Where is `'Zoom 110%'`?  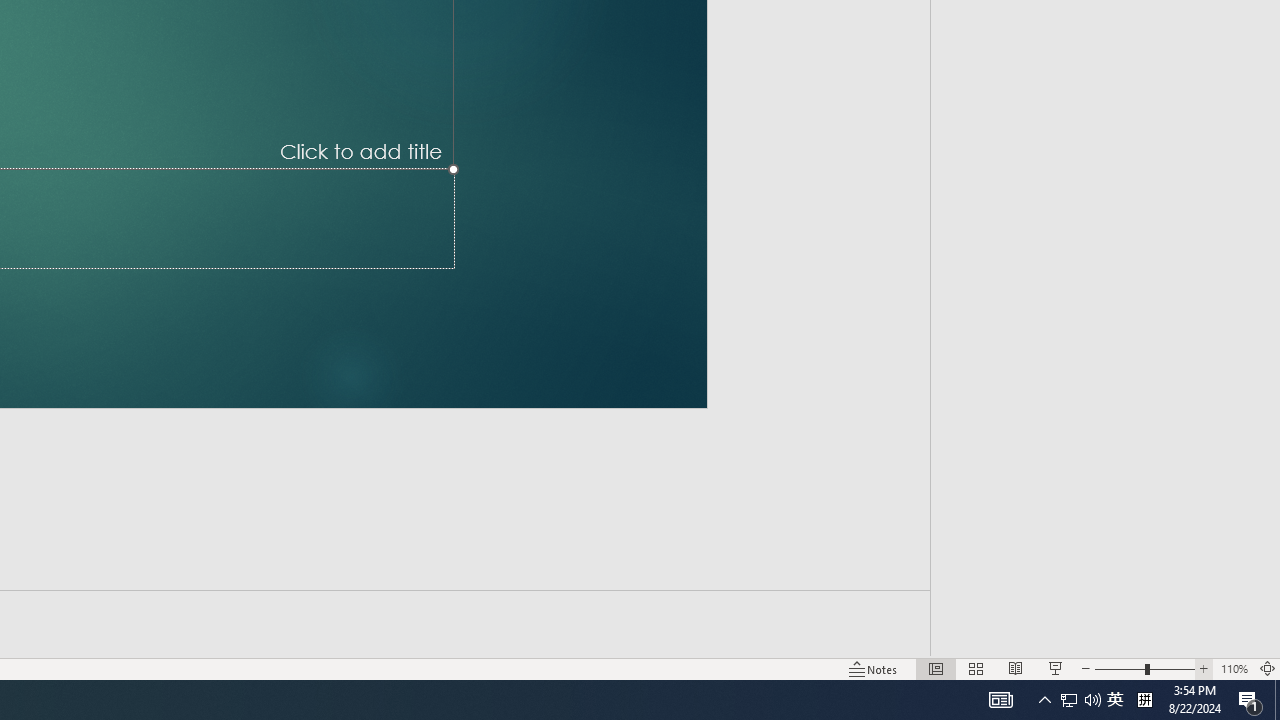
'Zoom 110%' is located at coordinates (1233, 669).